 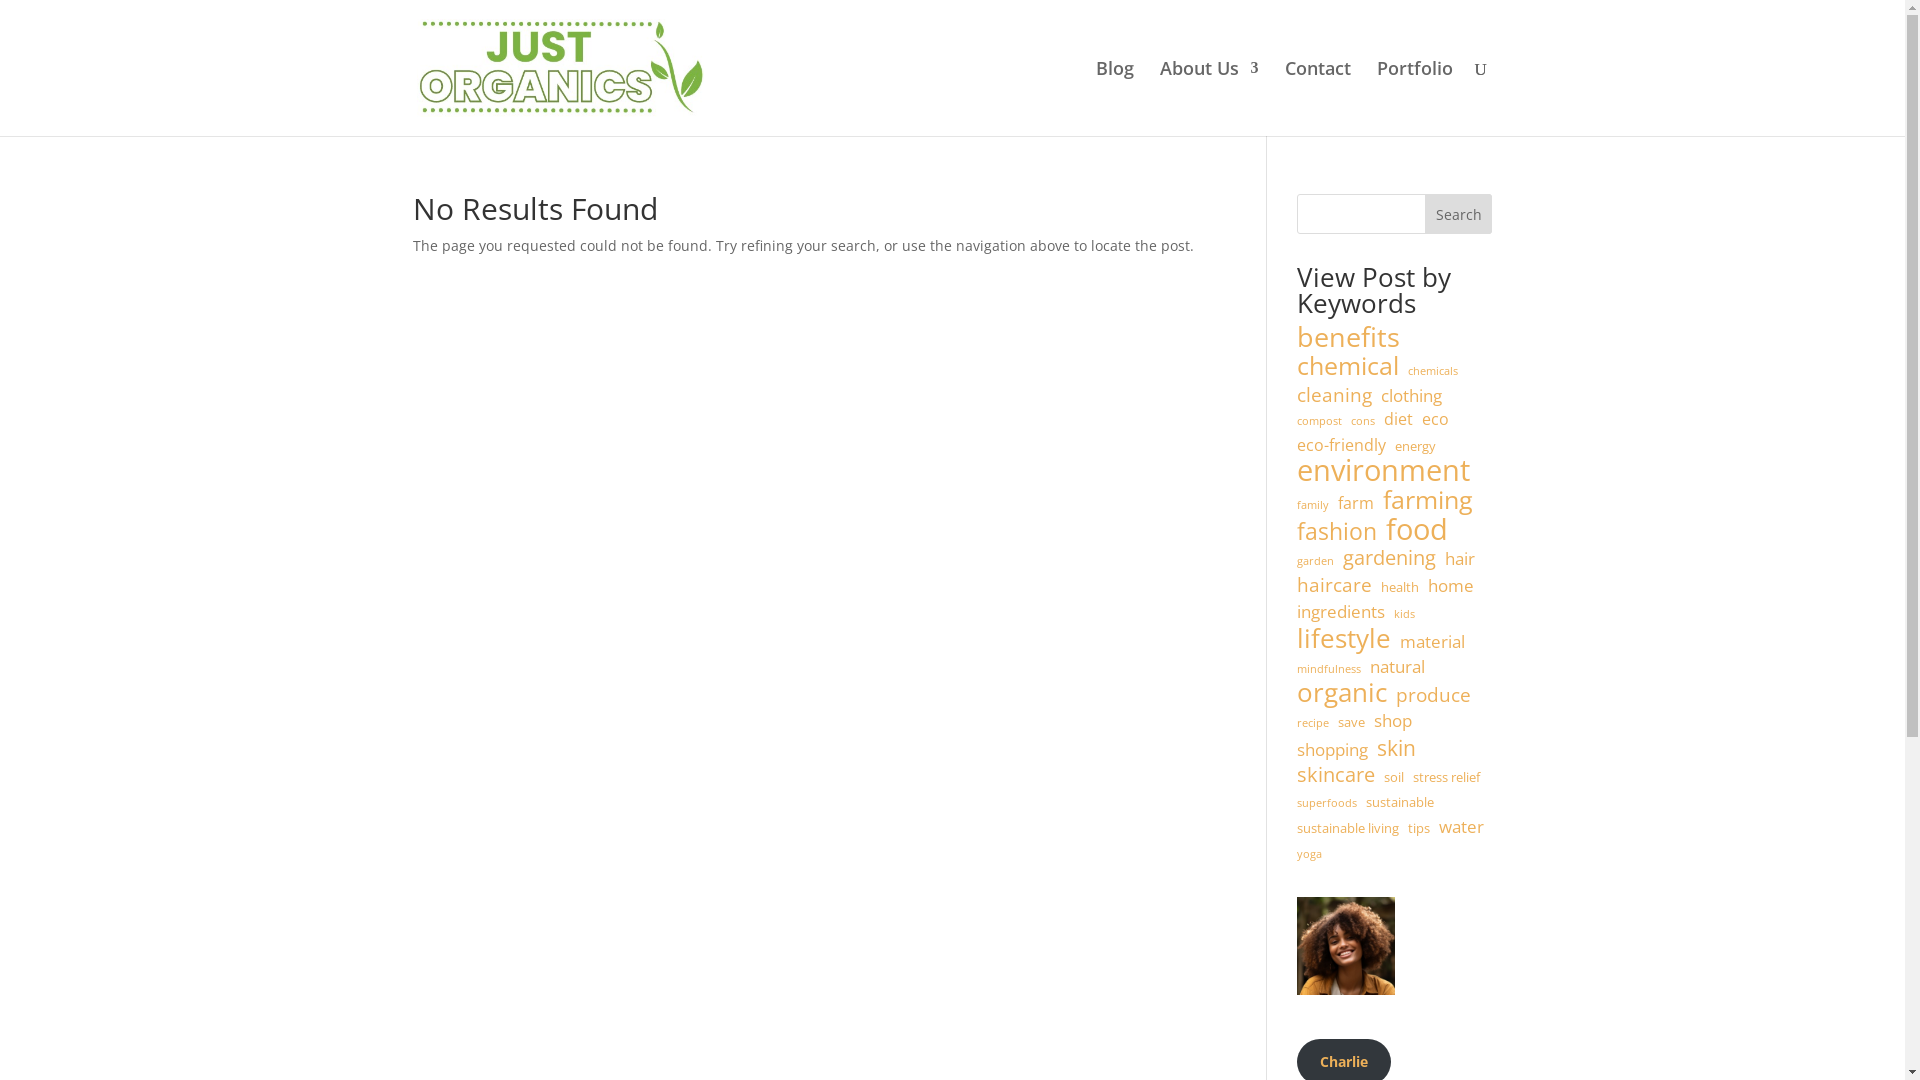 I want to click on 'ingredients', so click(x=1340, y=611).